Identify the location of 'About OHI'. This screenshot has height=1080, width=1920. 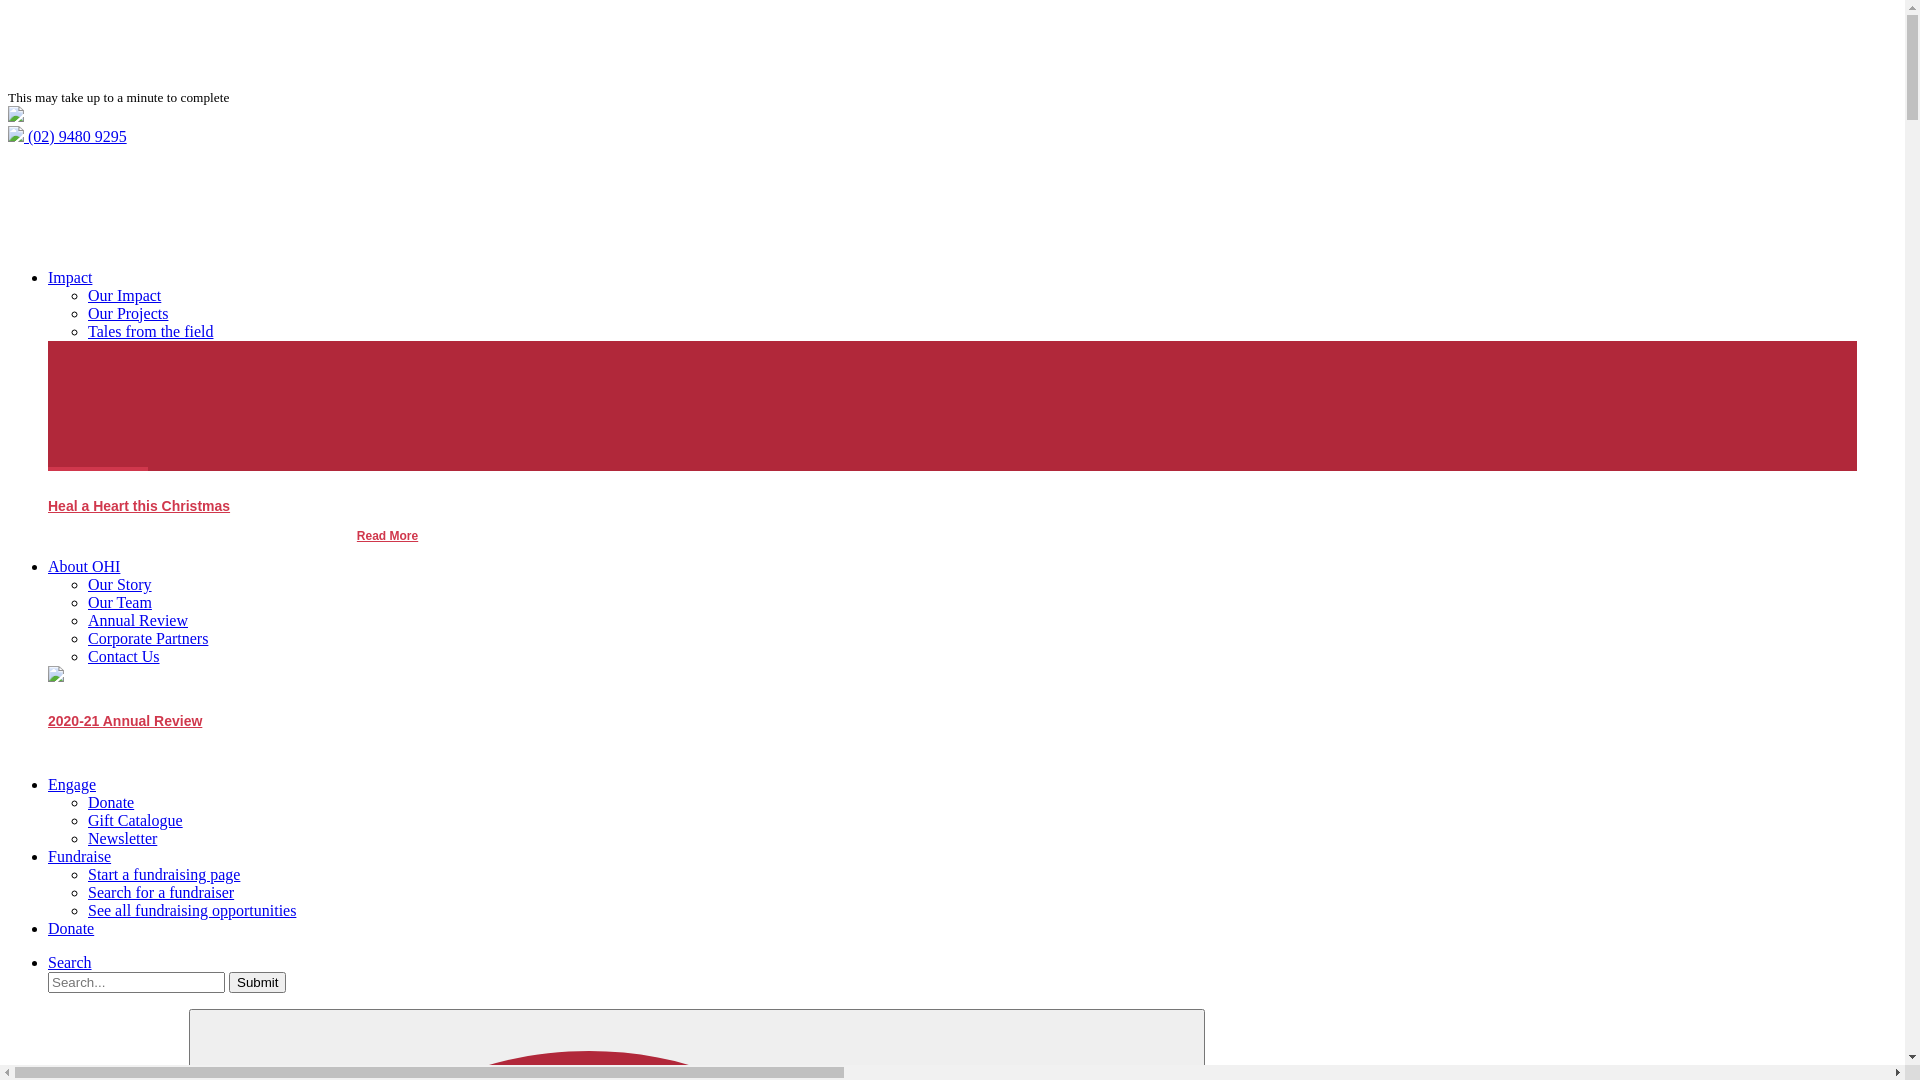
(82, 566).